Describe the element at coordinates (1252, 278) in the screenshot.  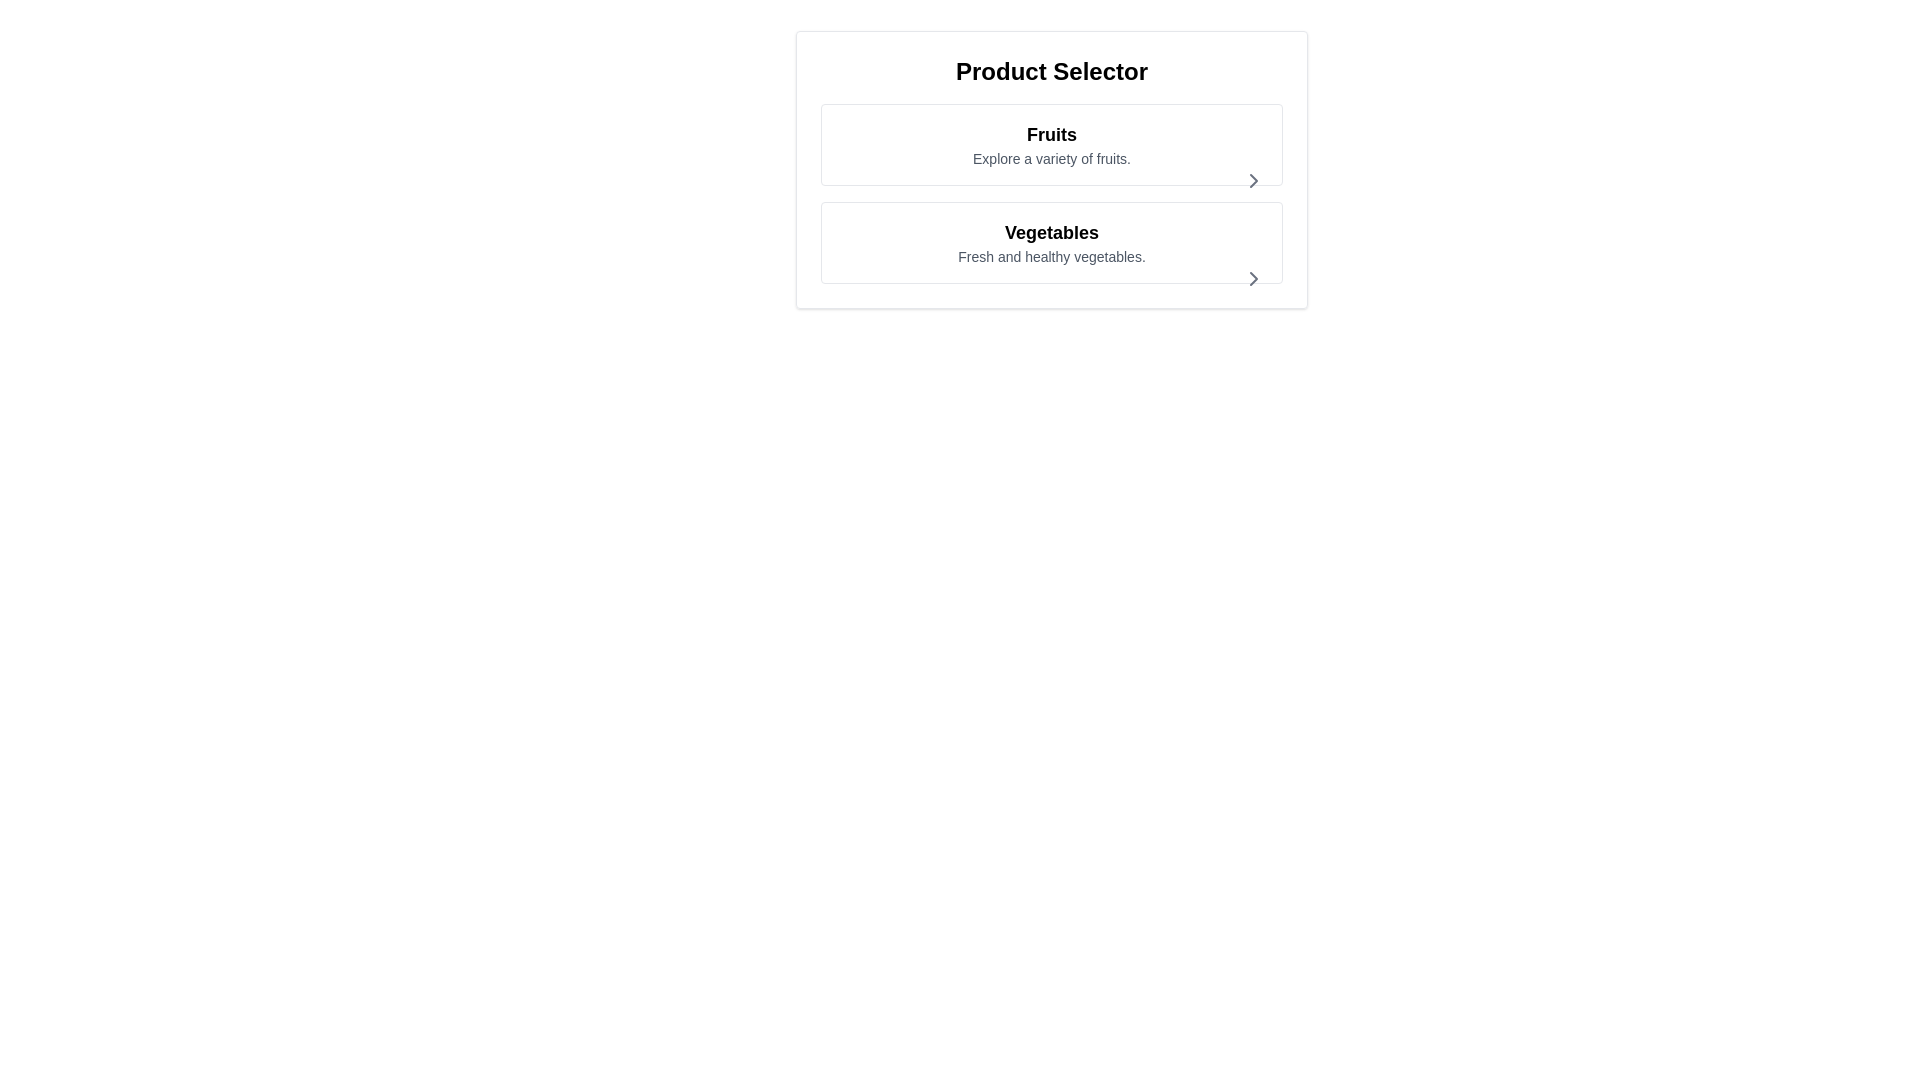
I see `the chevron icon on the far right of the 'Vegetables' card in the 'Product Selector' section` at that location.